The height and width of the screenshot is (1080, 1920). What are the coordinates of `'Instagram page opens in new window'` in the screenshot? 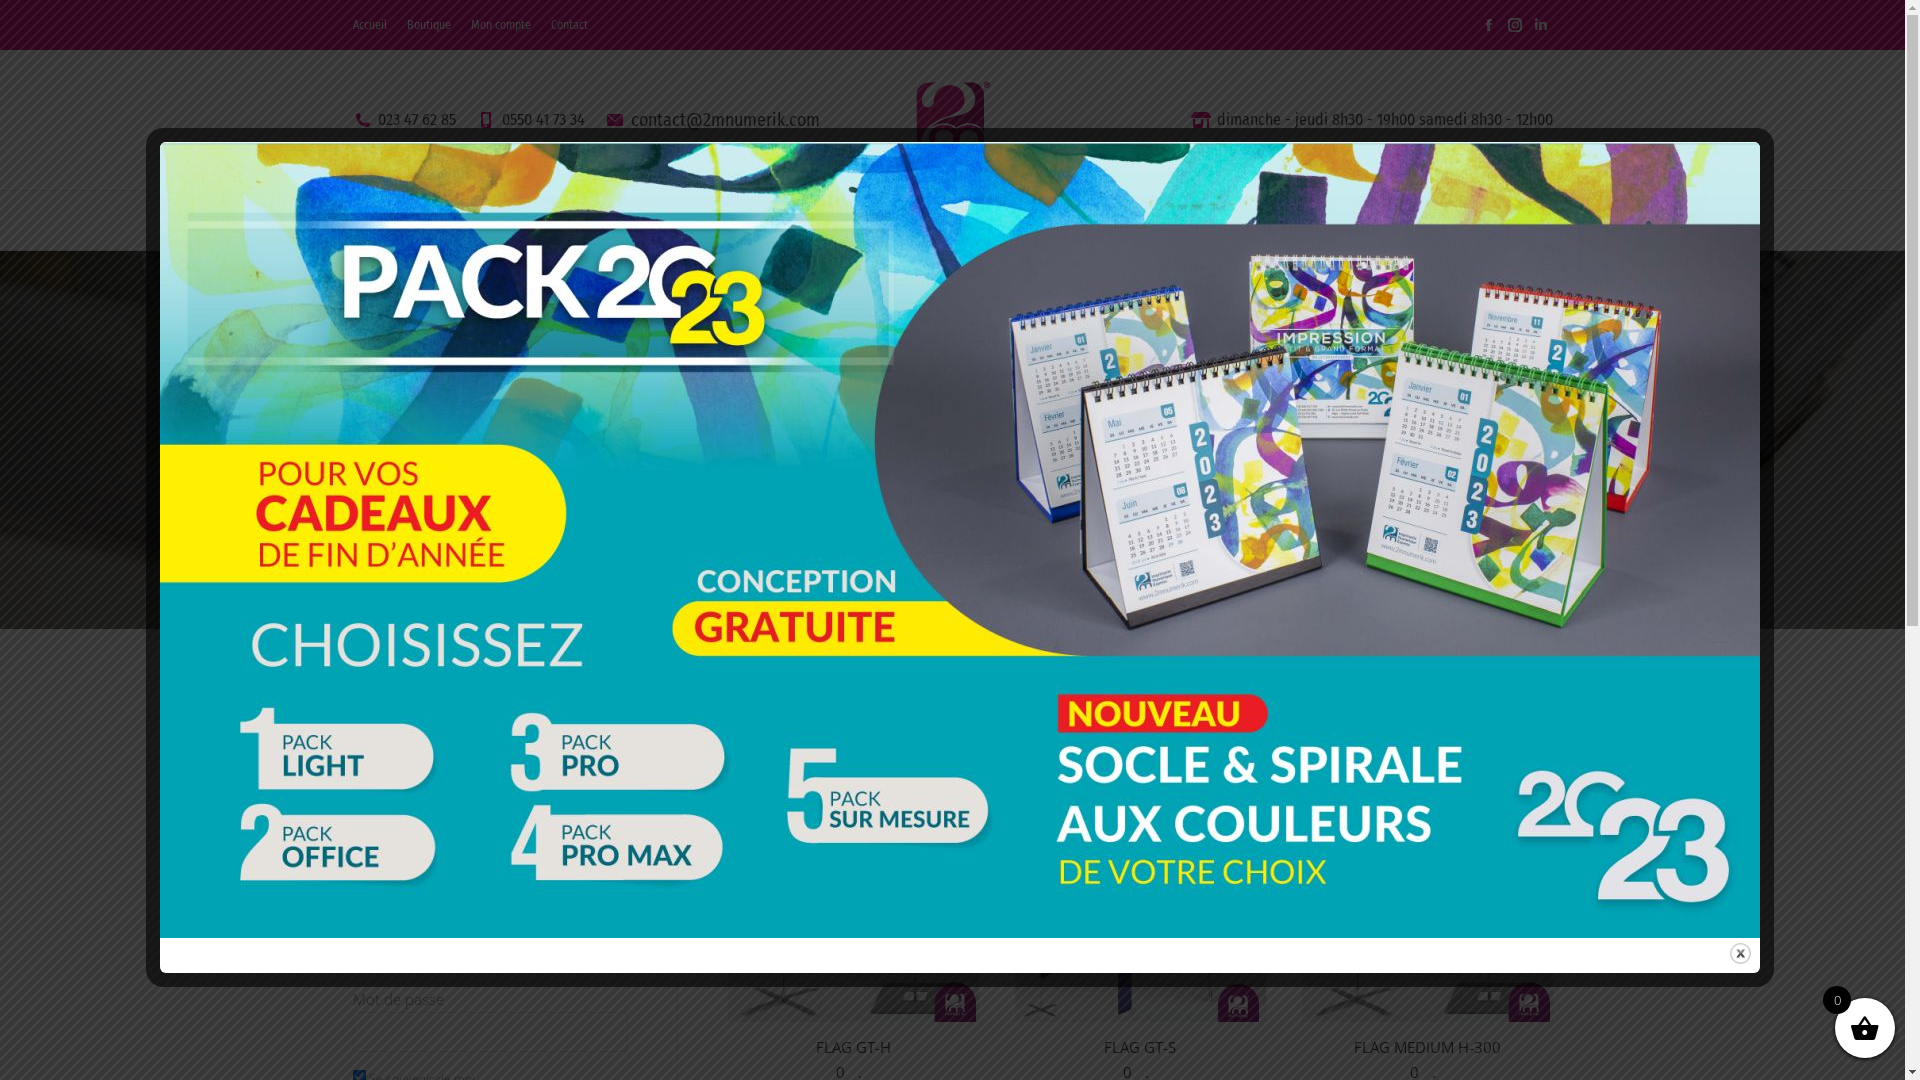 It's located at (1513, 24).